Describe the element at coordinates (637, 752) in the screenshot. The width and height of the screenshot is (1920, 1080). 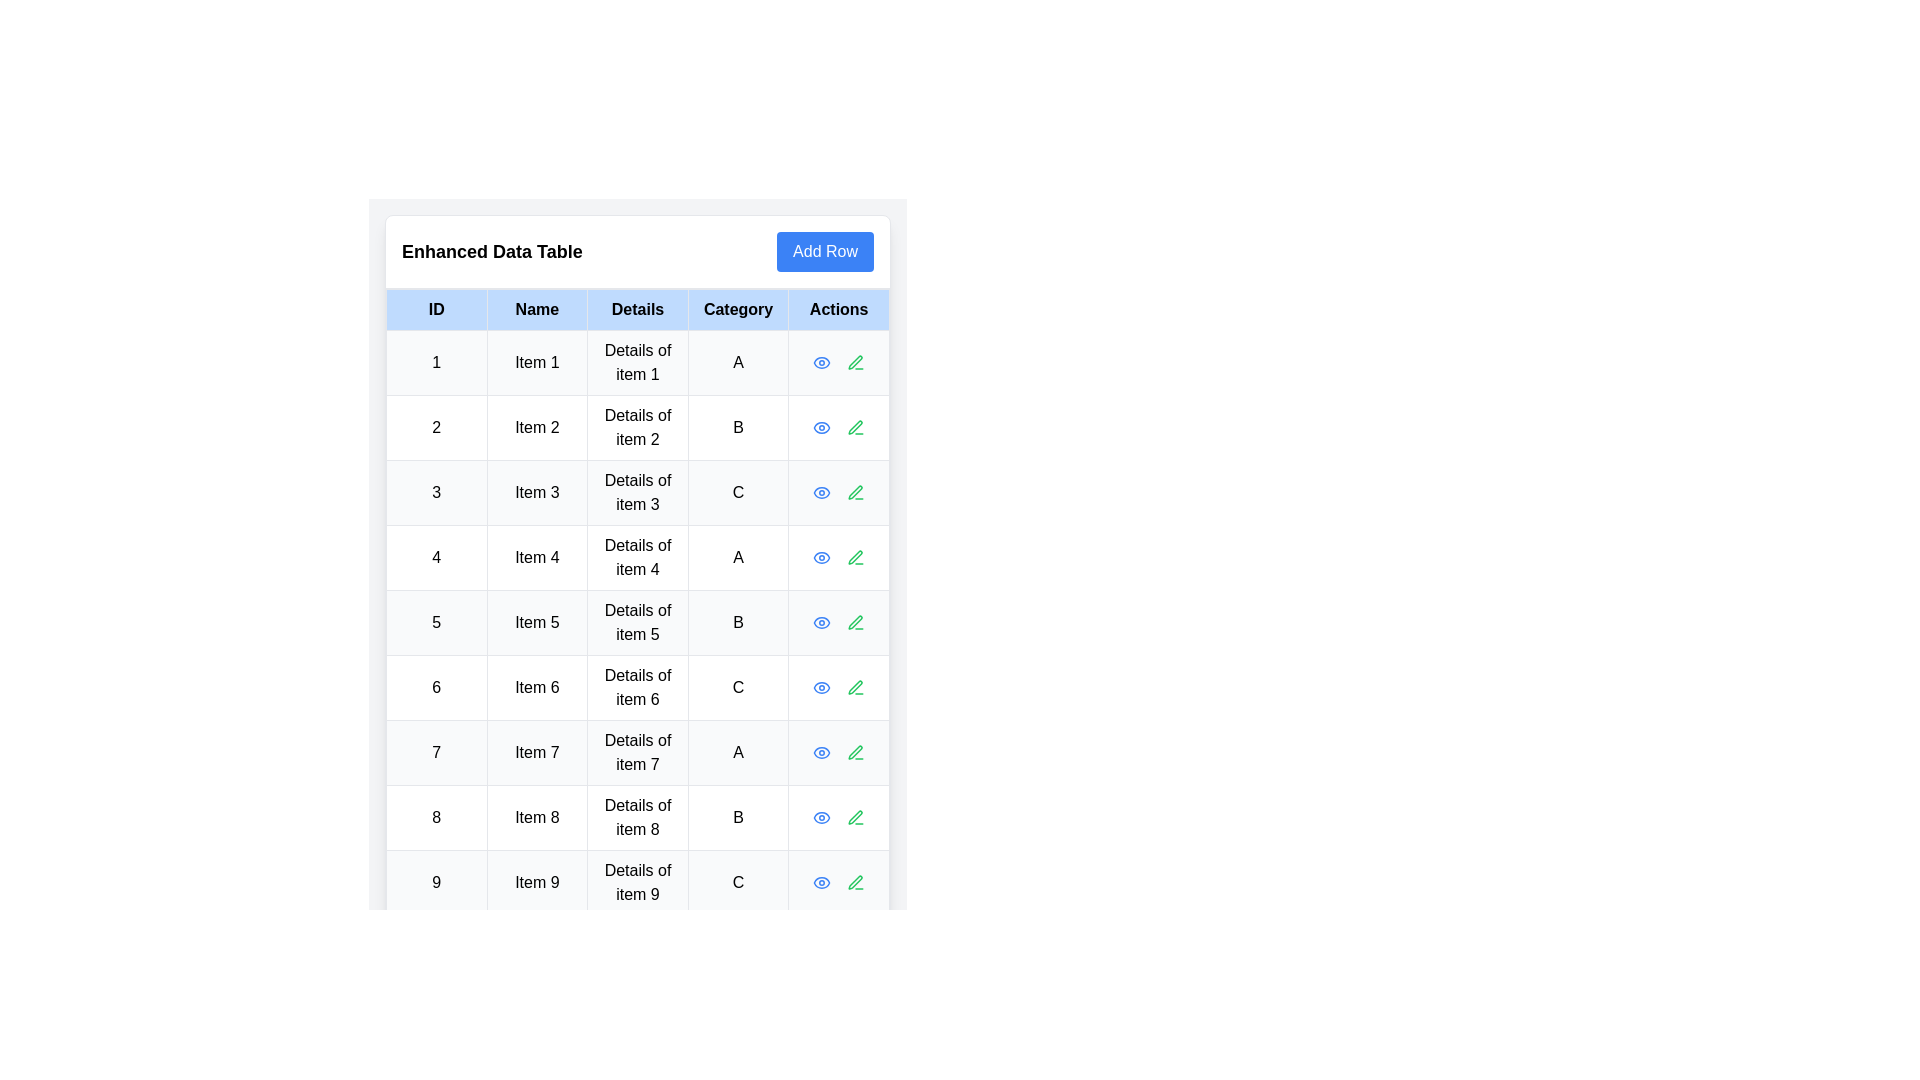
I see `the text display in the third column of the seventh row under the 'Details' column in the data table` at that location.